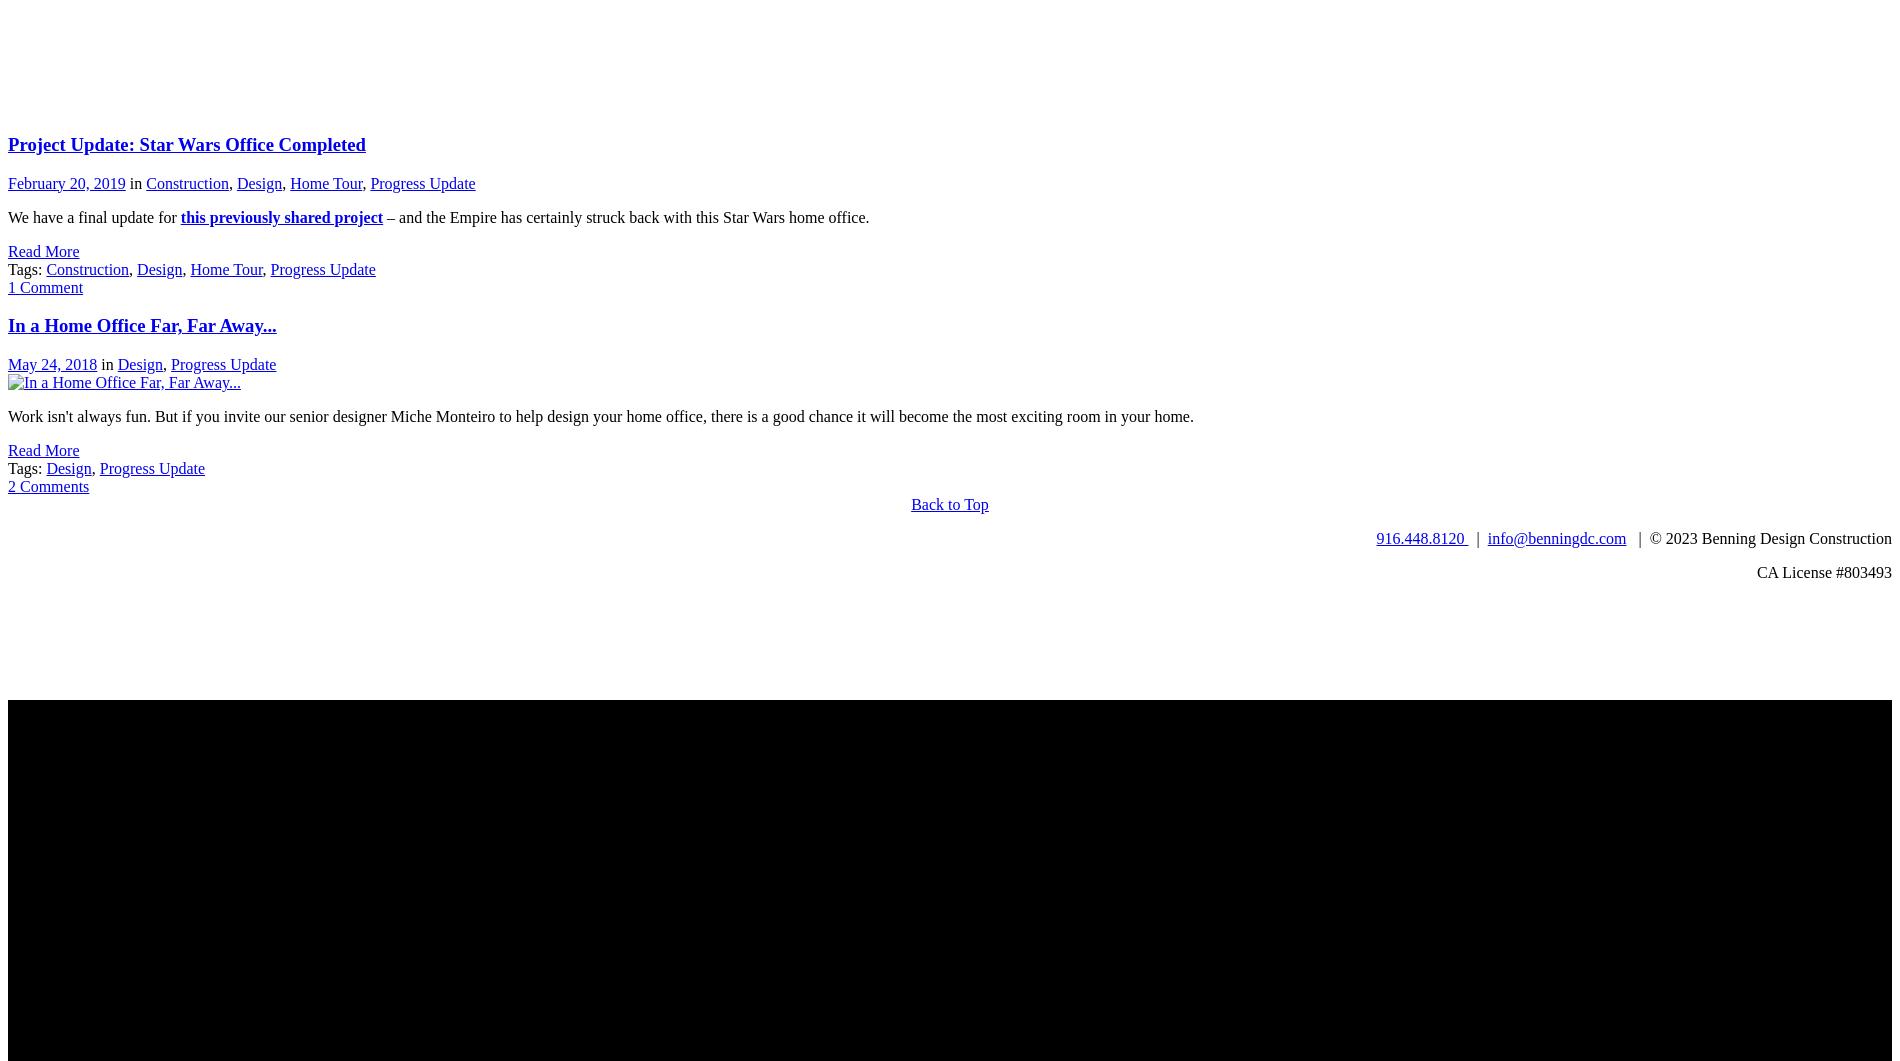 This screenshot has width=1900, height=1061. What do you see at coordinates (66, 181) in the screenshot?
I see `'February 20, 2019'` at bounding box center [66, 181].